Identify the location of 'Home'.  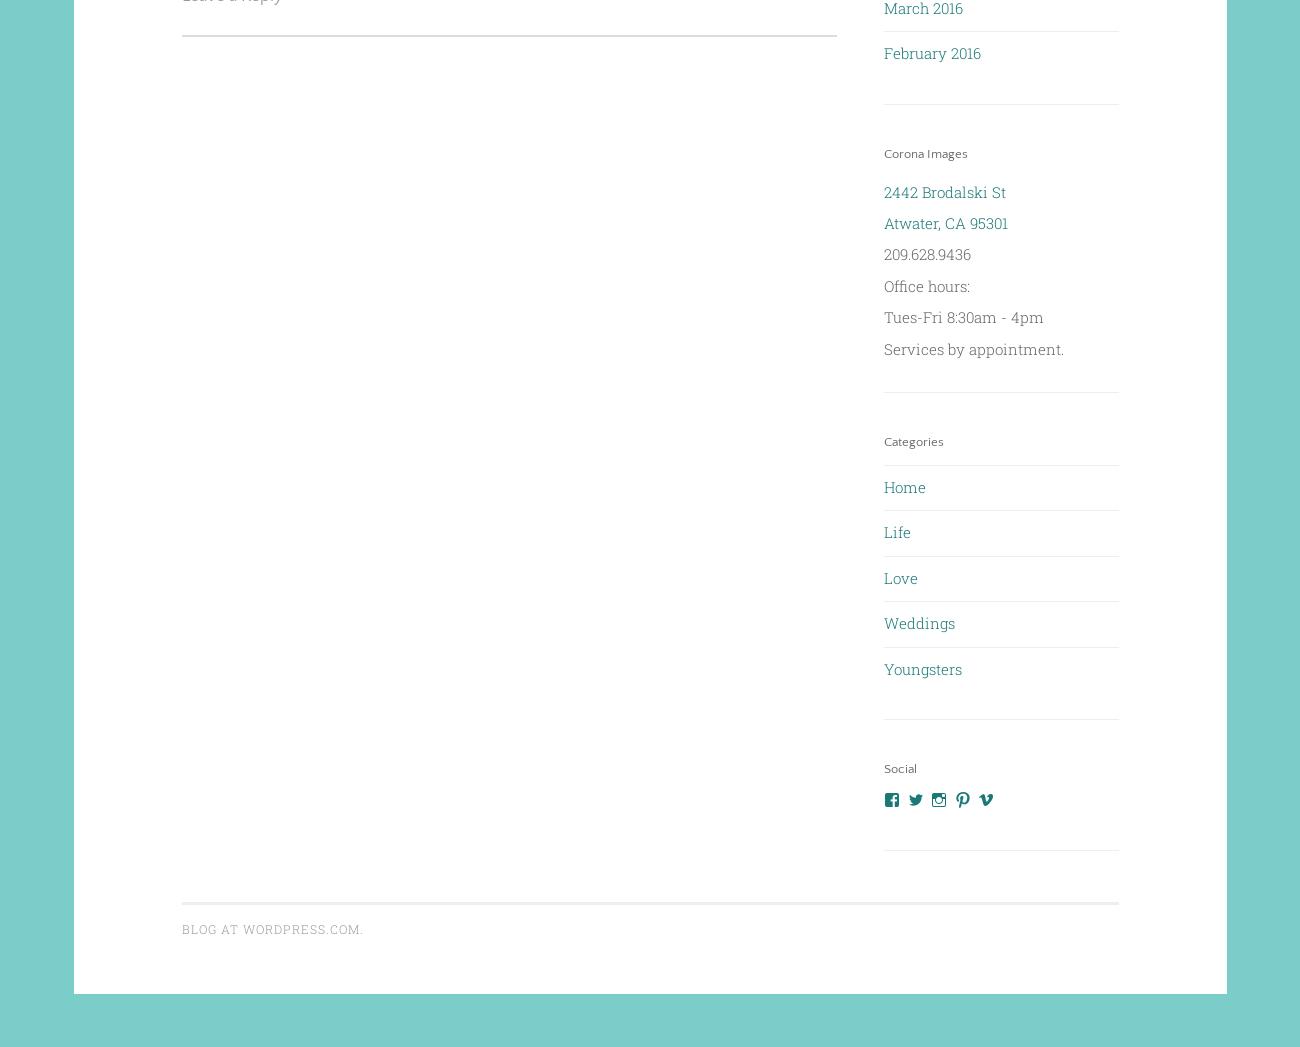
(904, 485).